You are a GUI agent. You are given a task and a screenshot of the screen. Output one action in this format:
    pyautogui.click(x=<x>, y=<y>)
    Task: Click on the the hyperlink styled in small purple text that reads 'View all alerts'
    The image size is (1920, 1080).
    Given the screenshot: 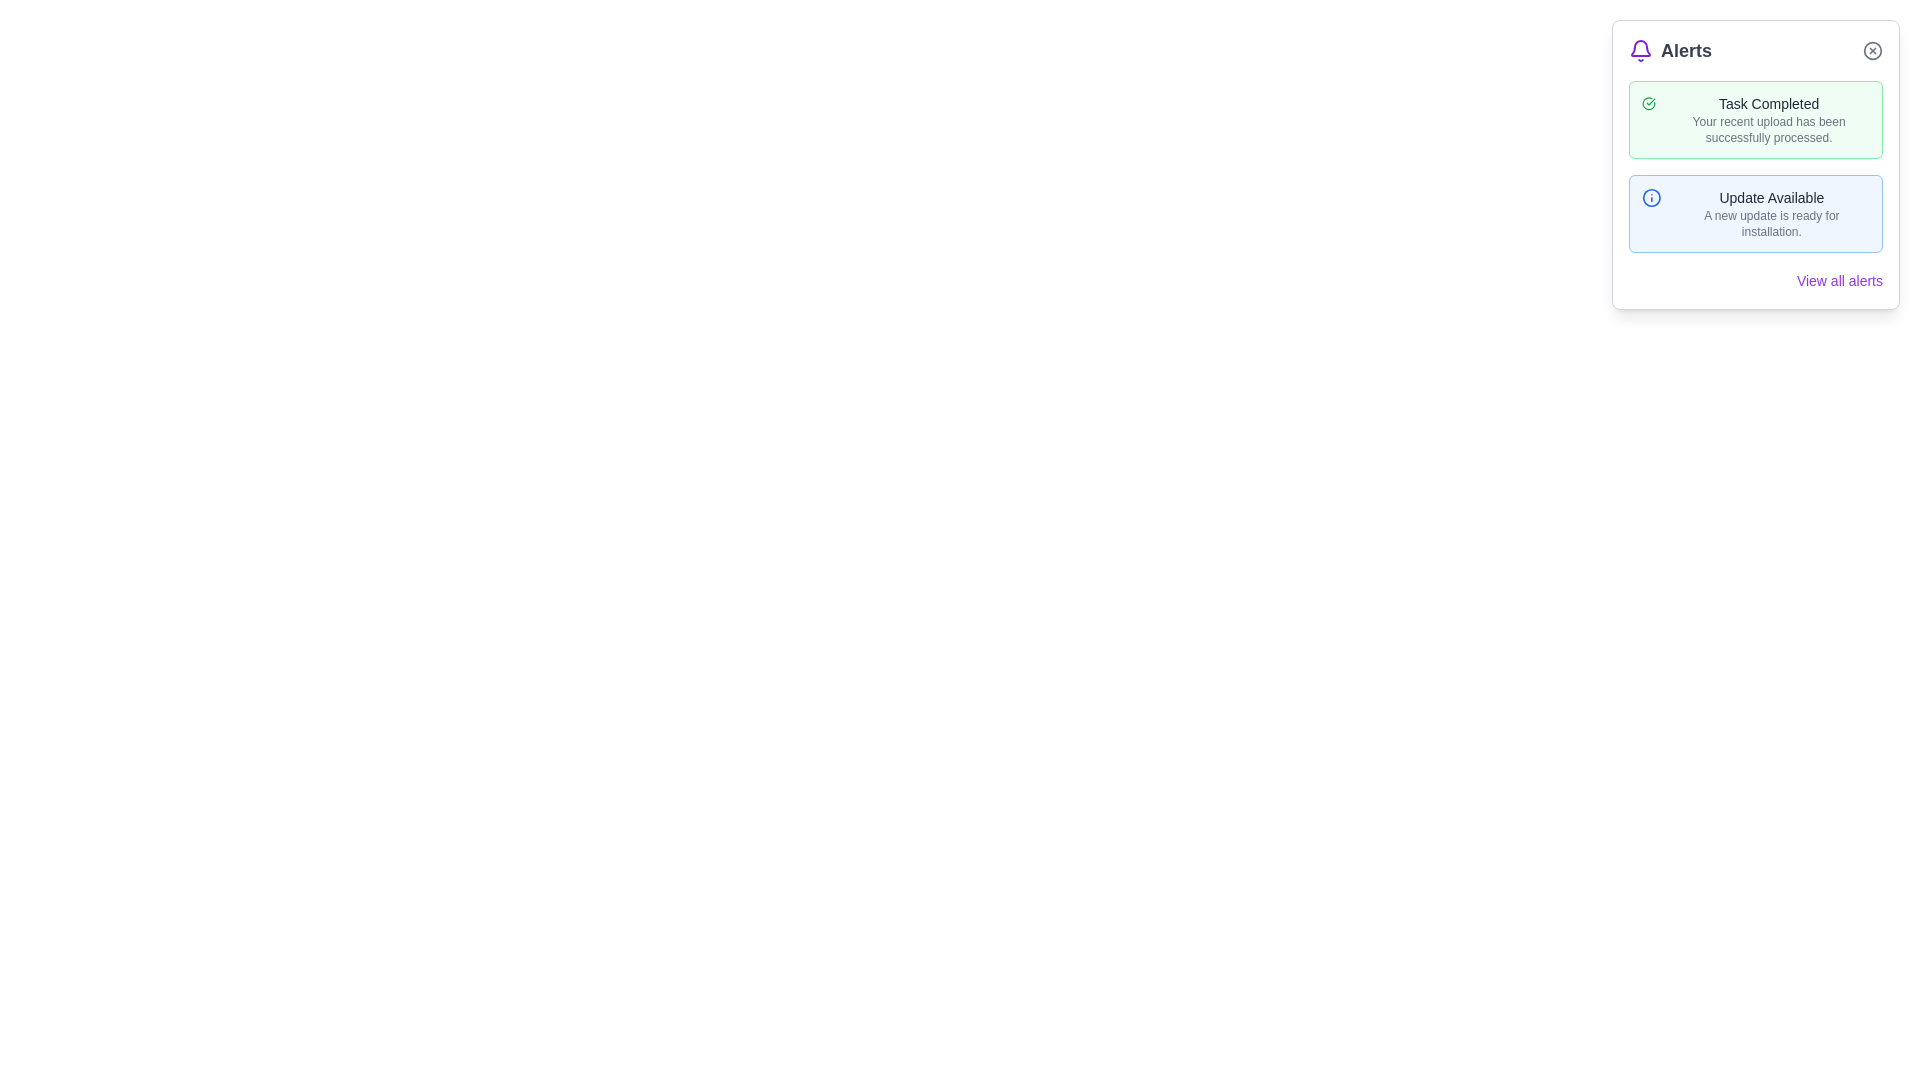 What is the action you would take?
    pyautogui.click(x=1839, y=281)
    